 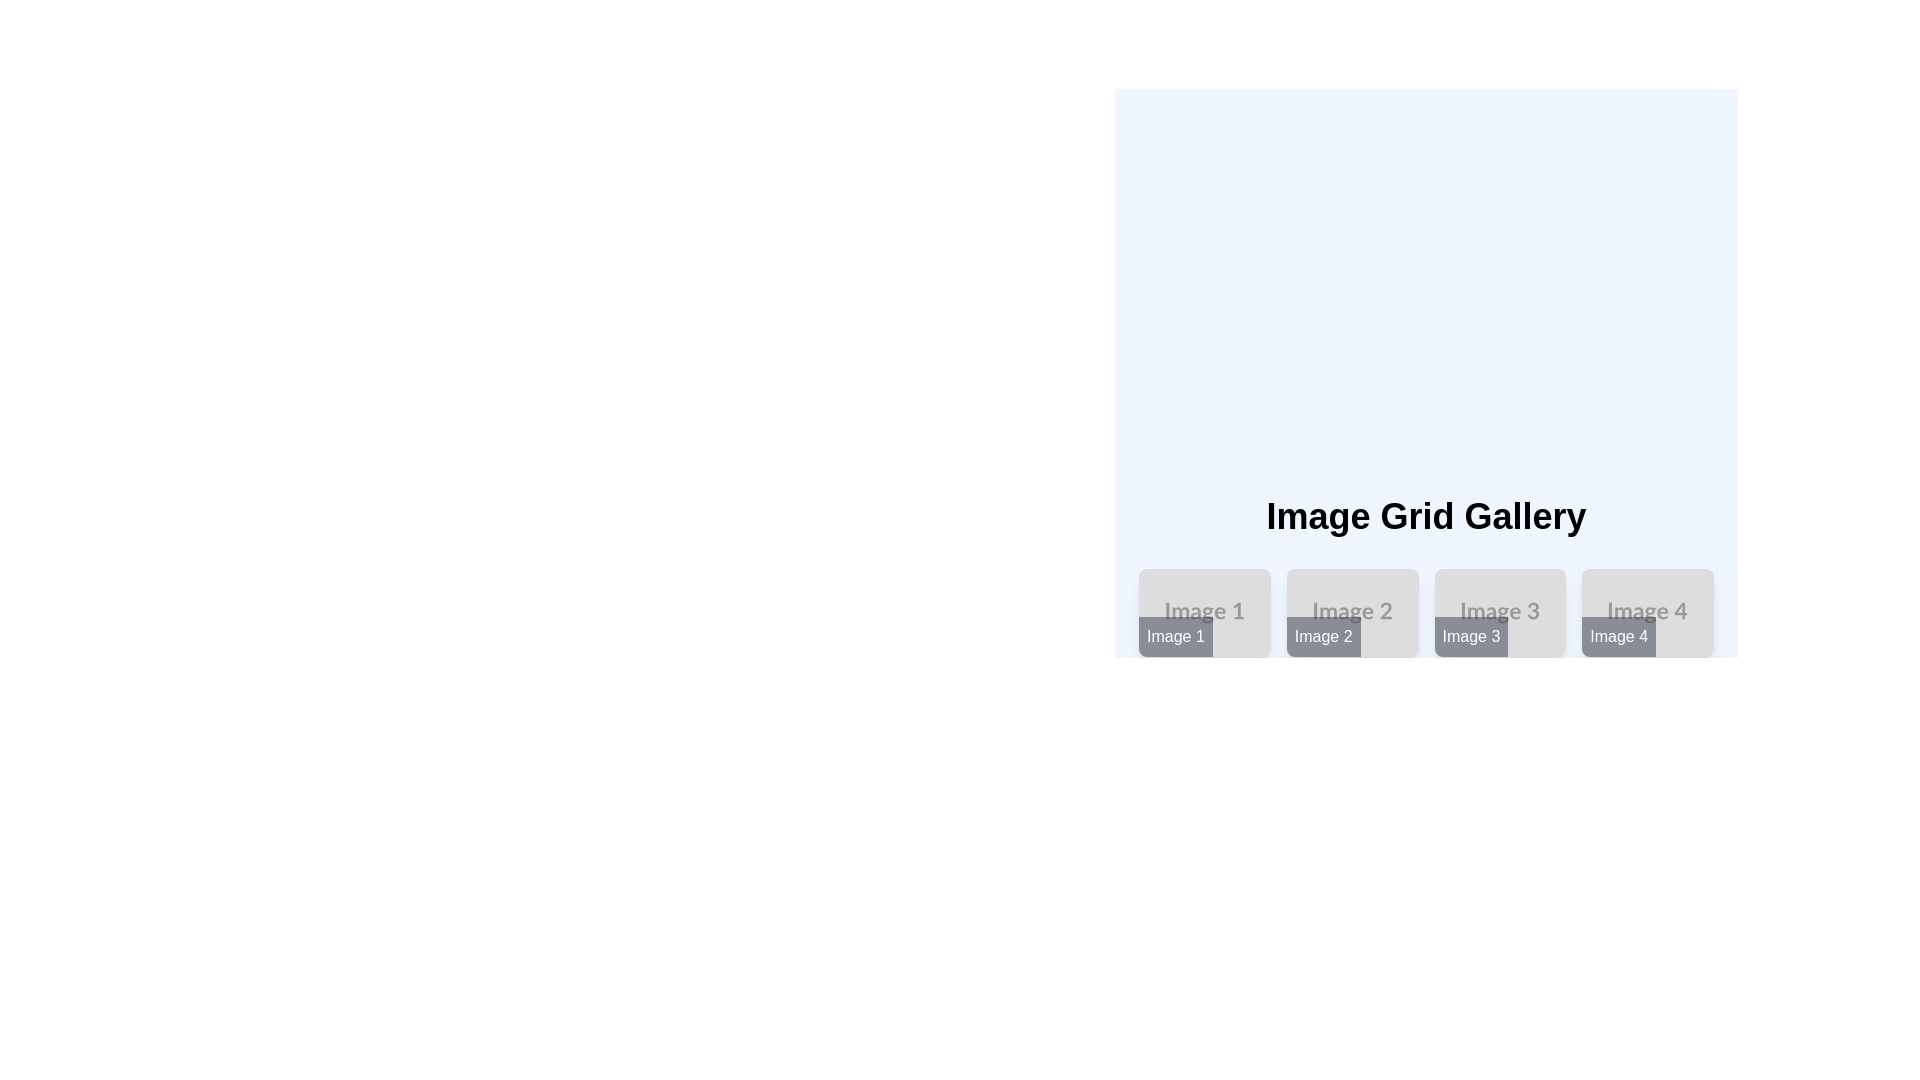 What do you see at coordinates (1500, 612) in the screenshot?
I see `the rectangular image element labeled 'Image 3' that has rounded corners and a shadow effect` at bounding box center [1500, 612].